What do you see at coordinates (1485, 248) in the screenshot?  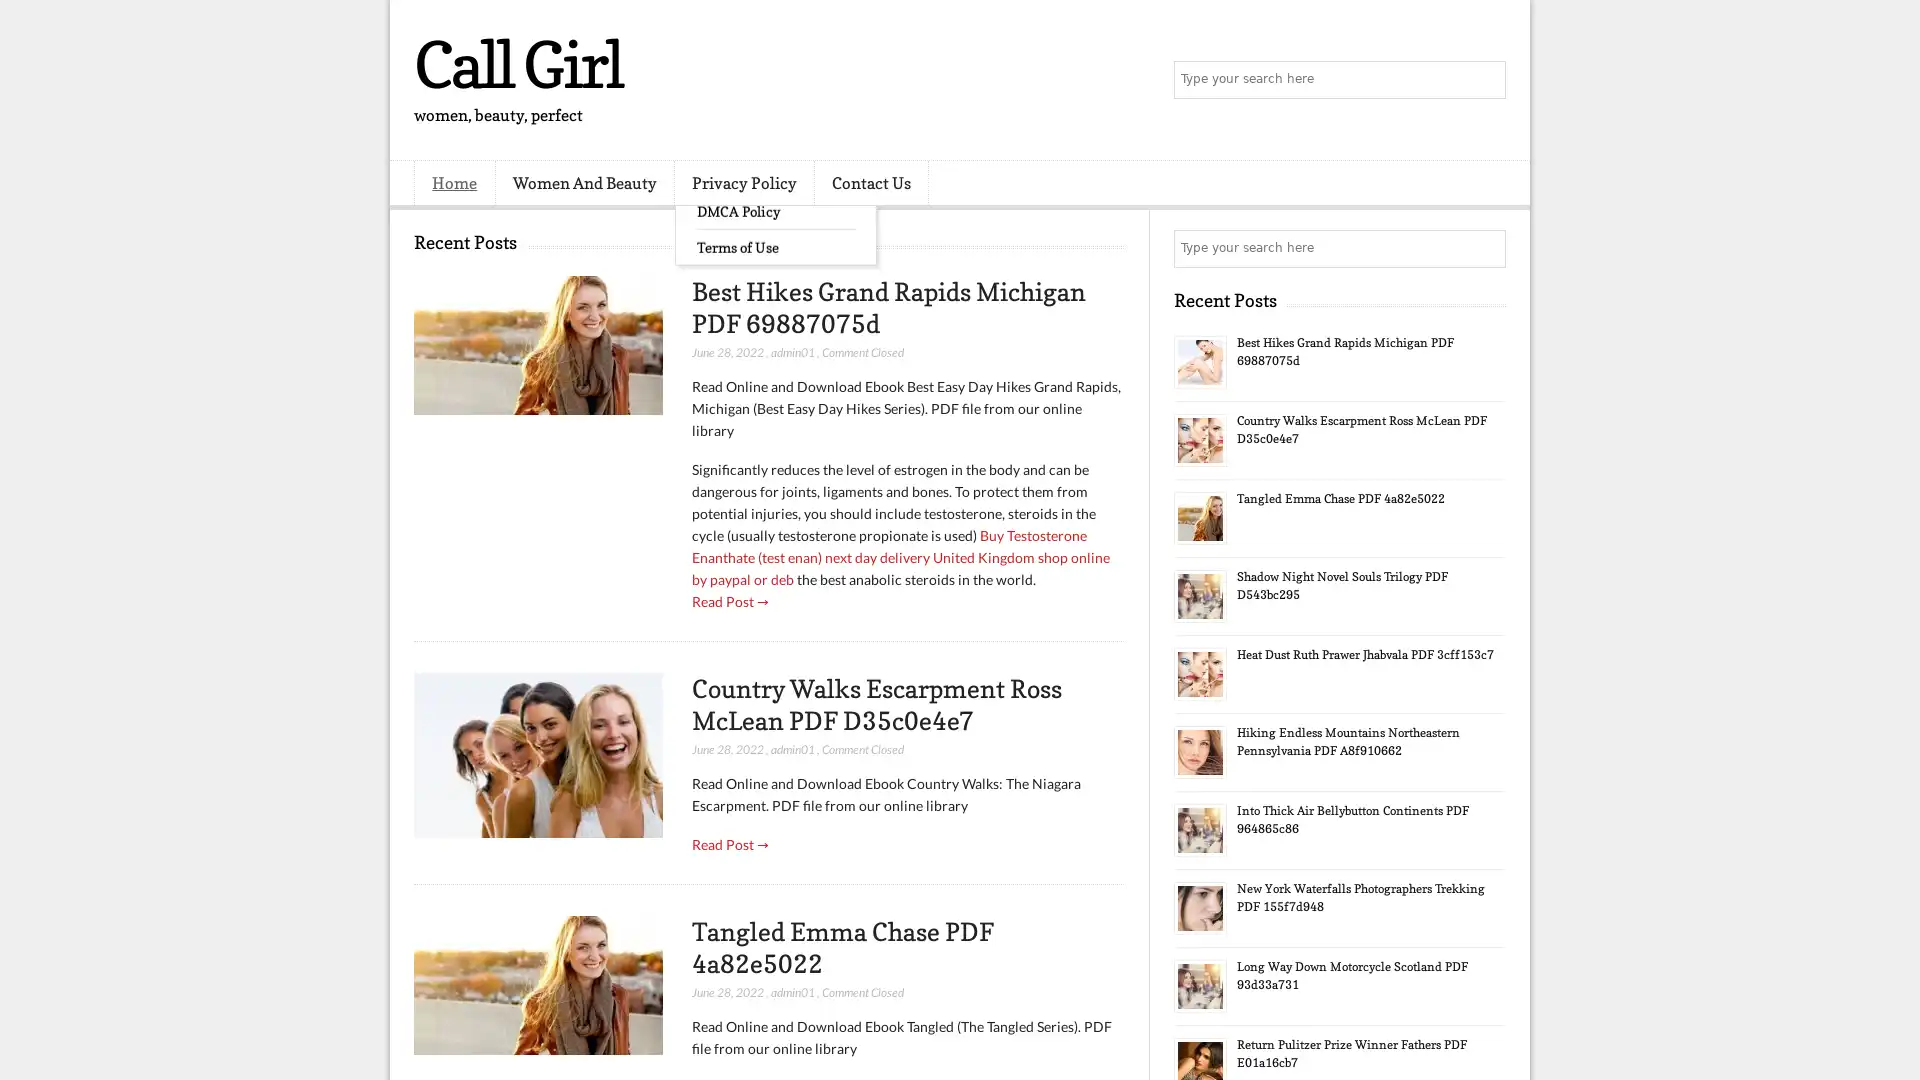 I see `Search` at bounding box center [1485, 248].